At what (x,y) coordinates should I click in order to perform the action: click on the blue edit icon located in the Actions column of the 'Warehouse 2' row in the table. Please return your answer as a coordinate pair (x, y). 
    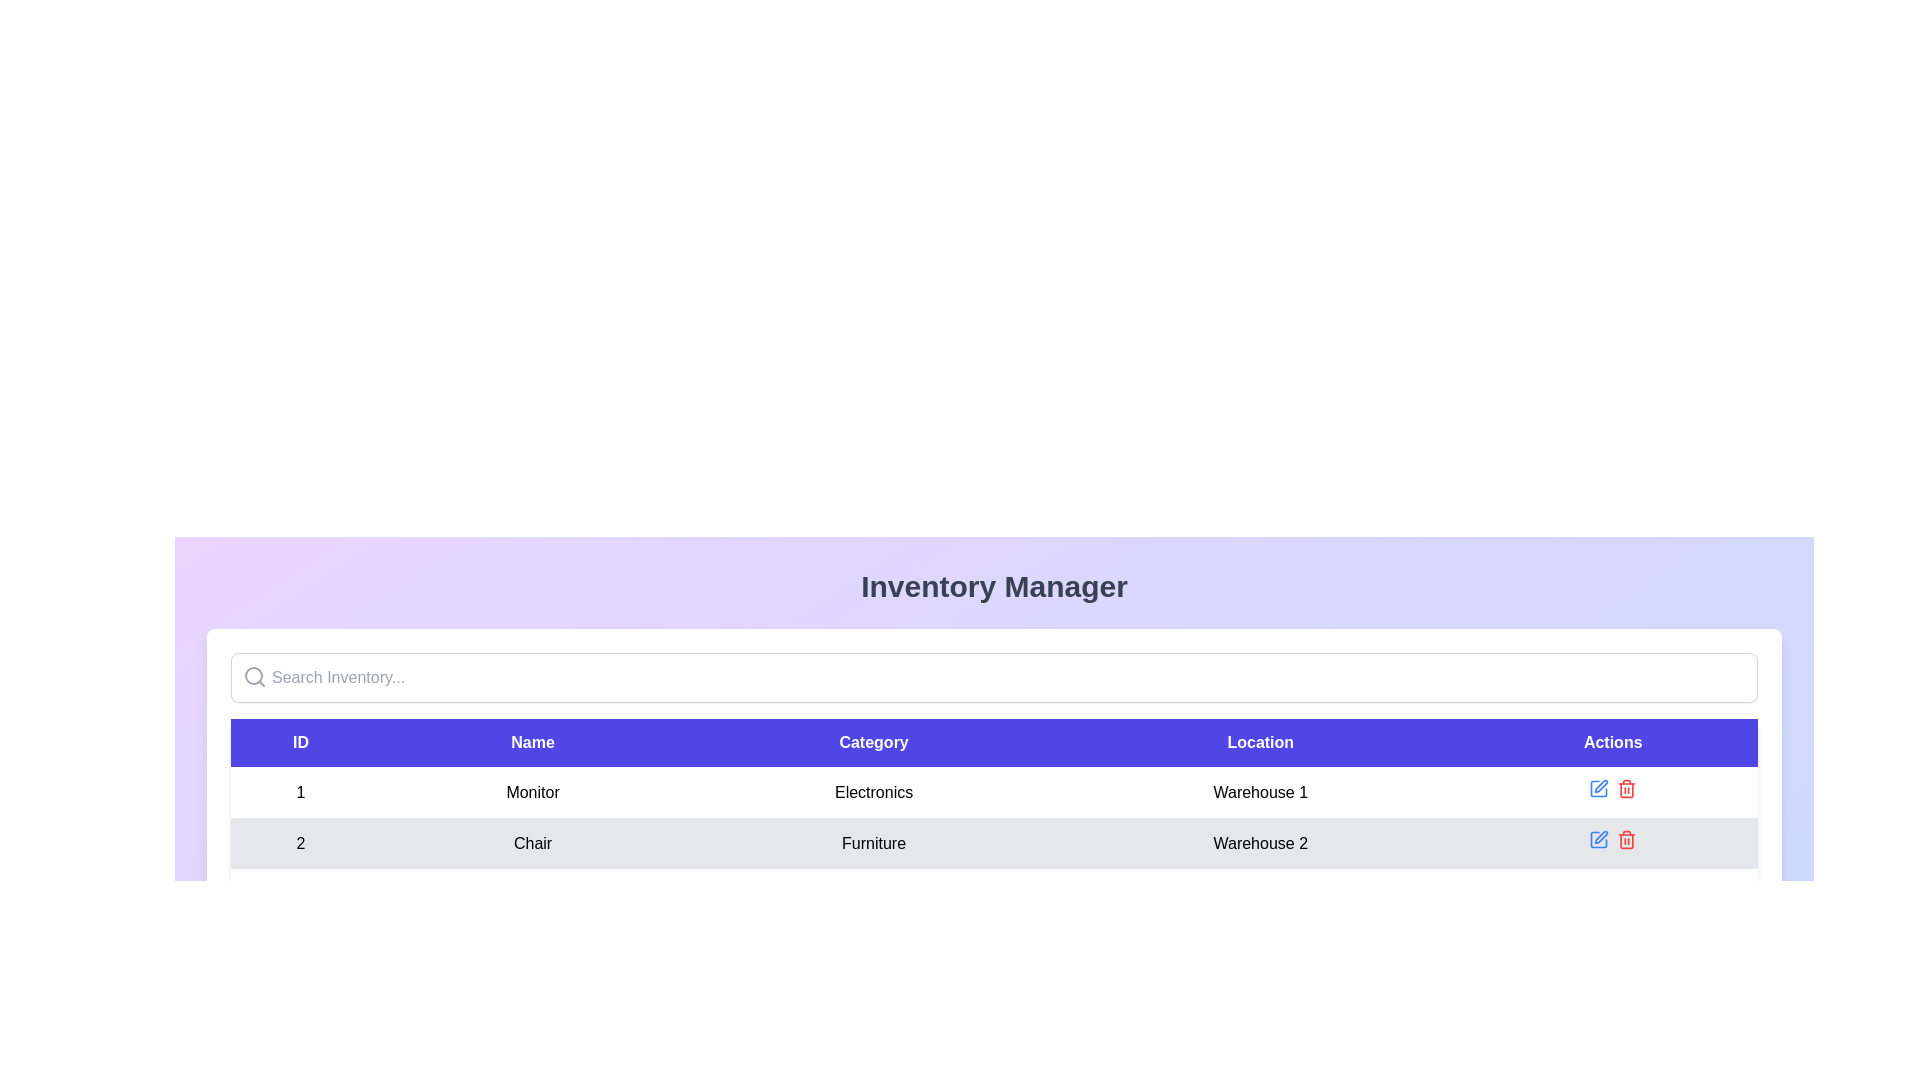
    Looking at the image, I should click on (1613, 843).